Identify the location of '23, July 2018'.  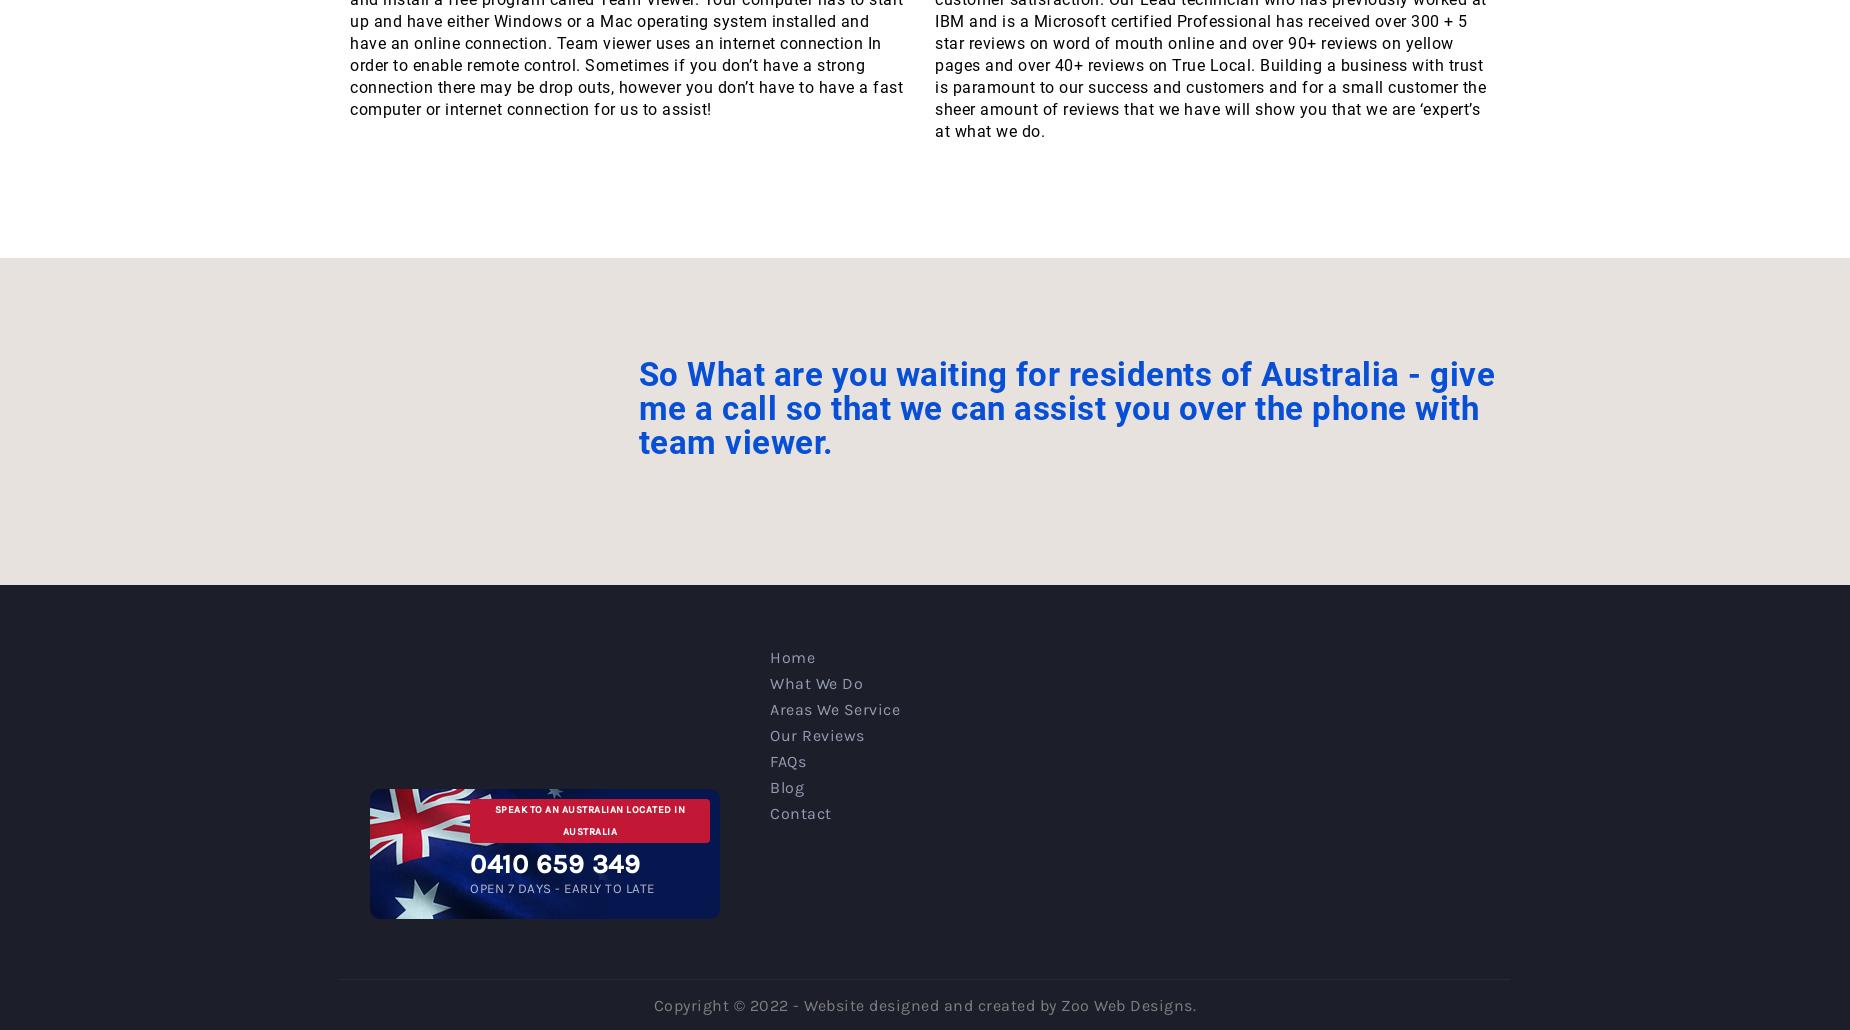
(520, 314).